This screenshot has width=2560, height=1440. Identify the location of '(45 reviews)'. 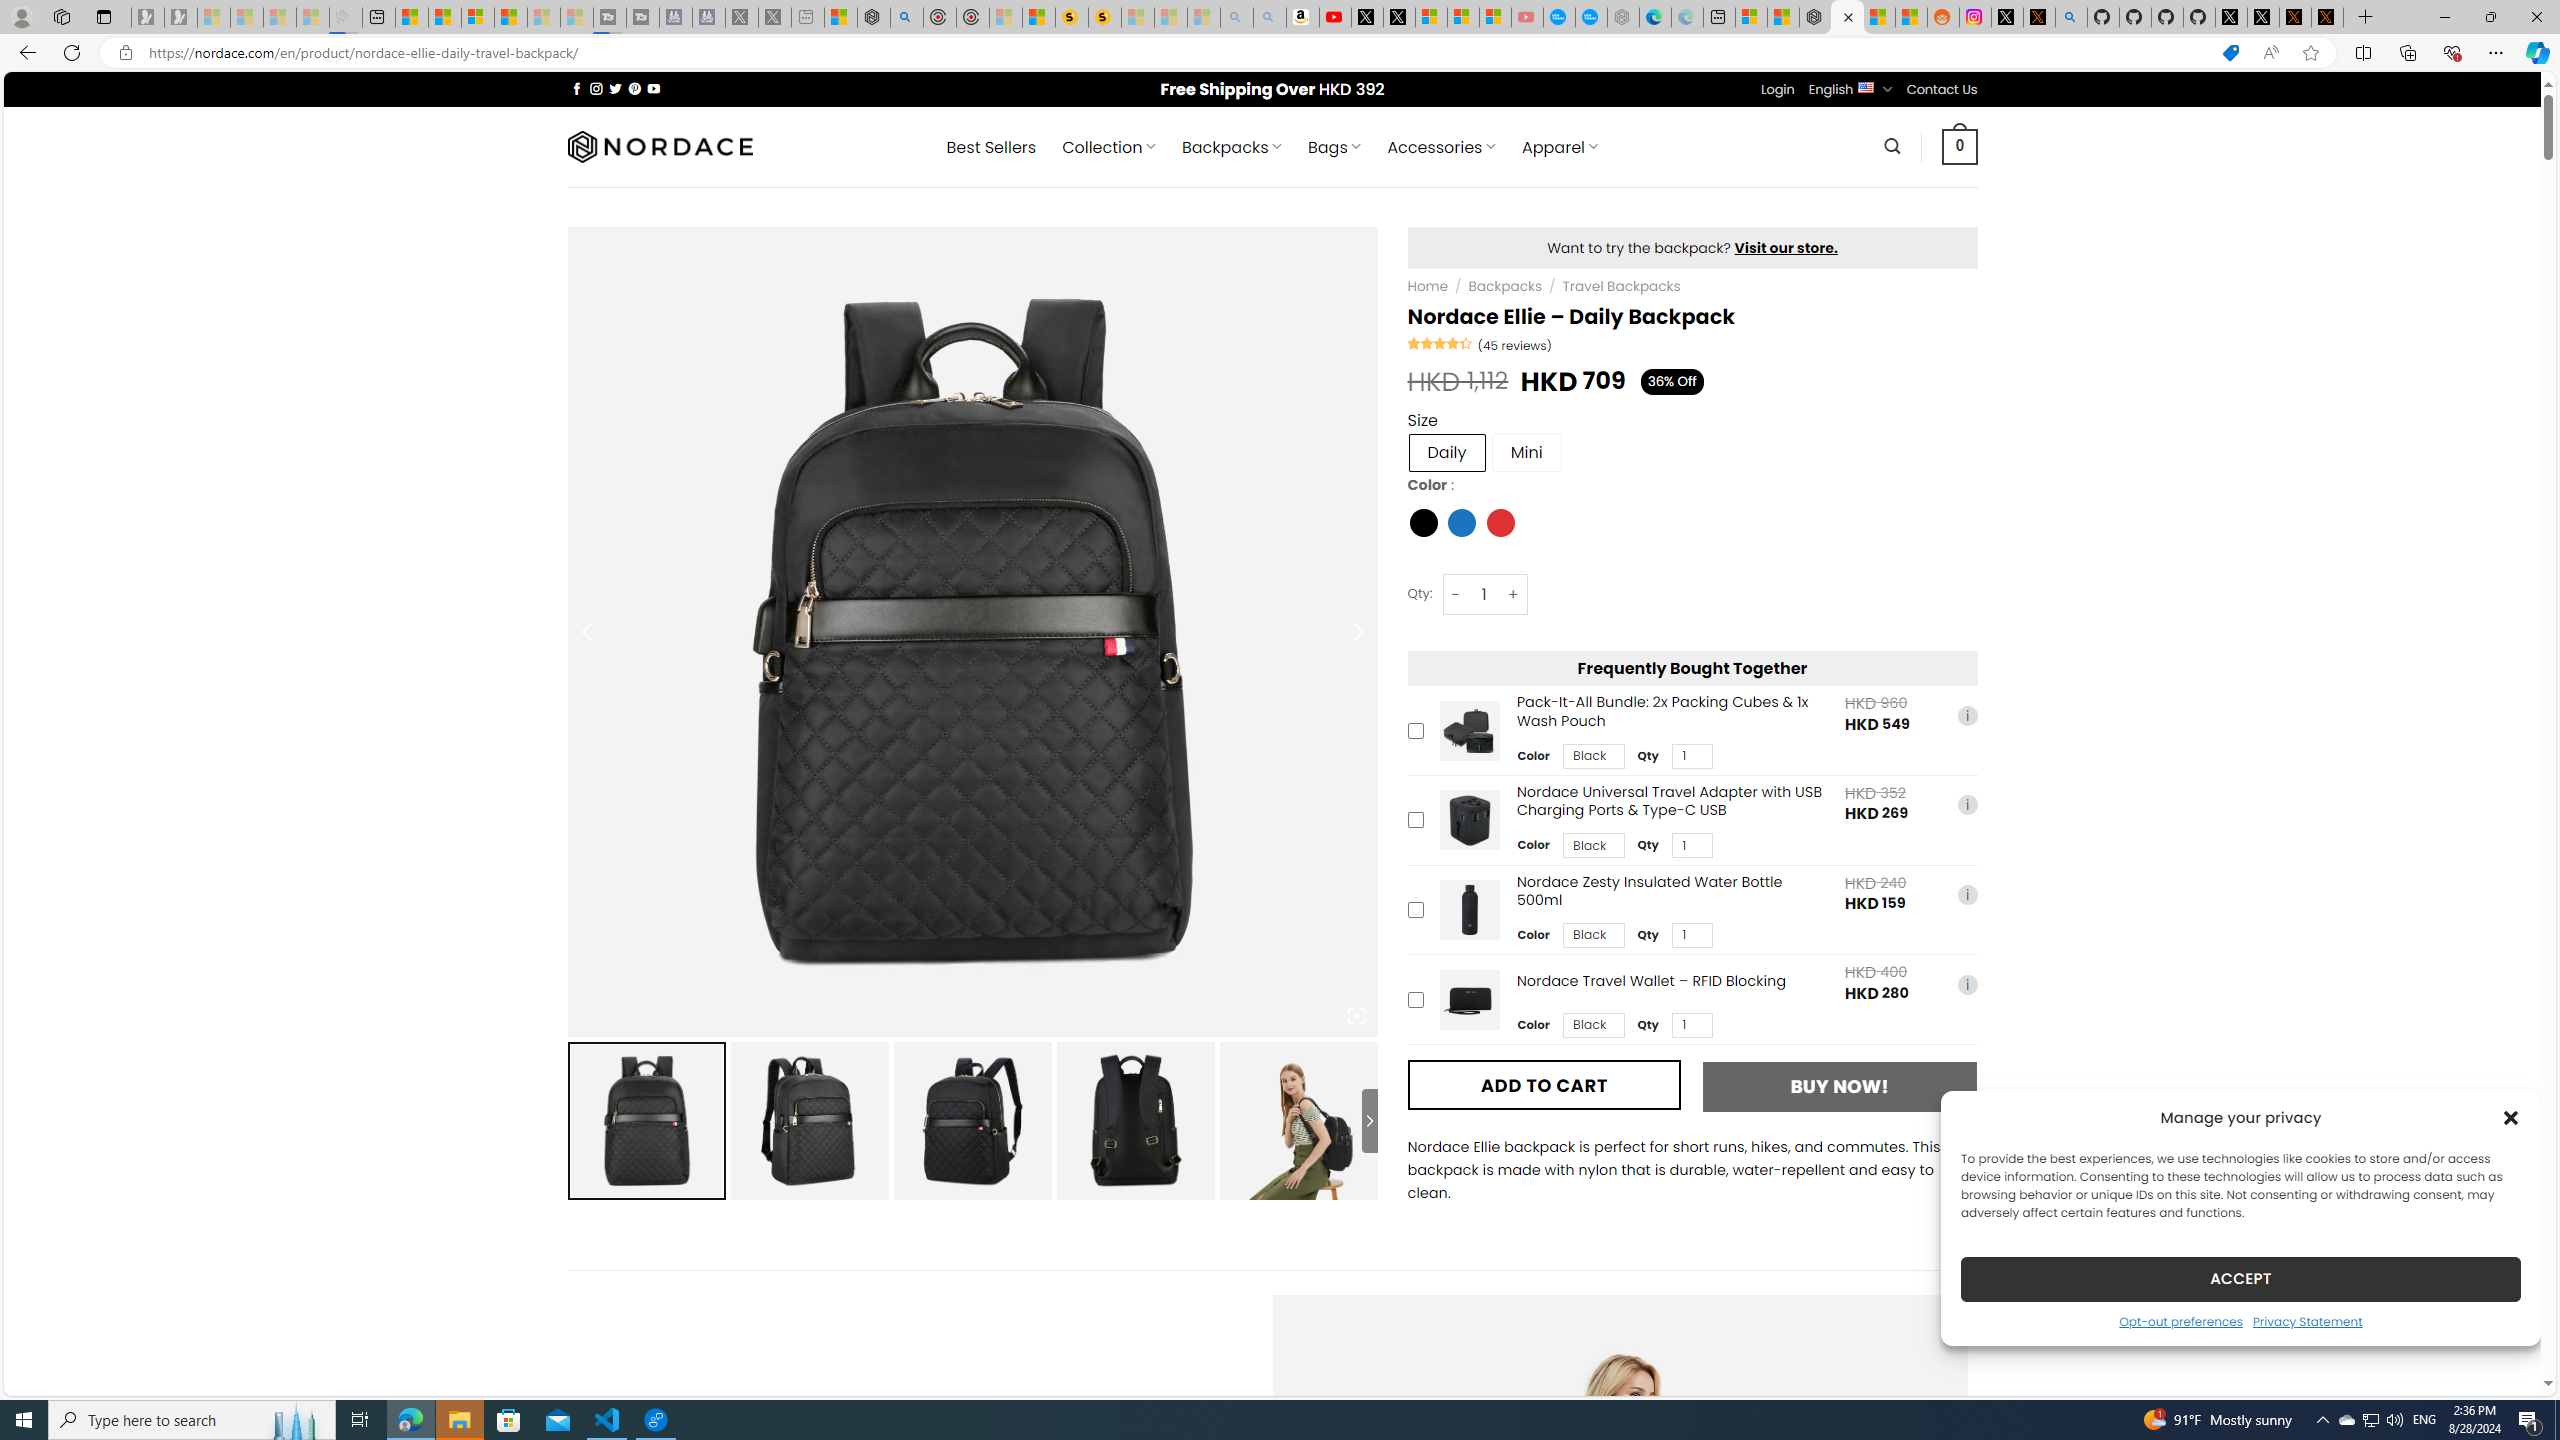
(1513, 344).